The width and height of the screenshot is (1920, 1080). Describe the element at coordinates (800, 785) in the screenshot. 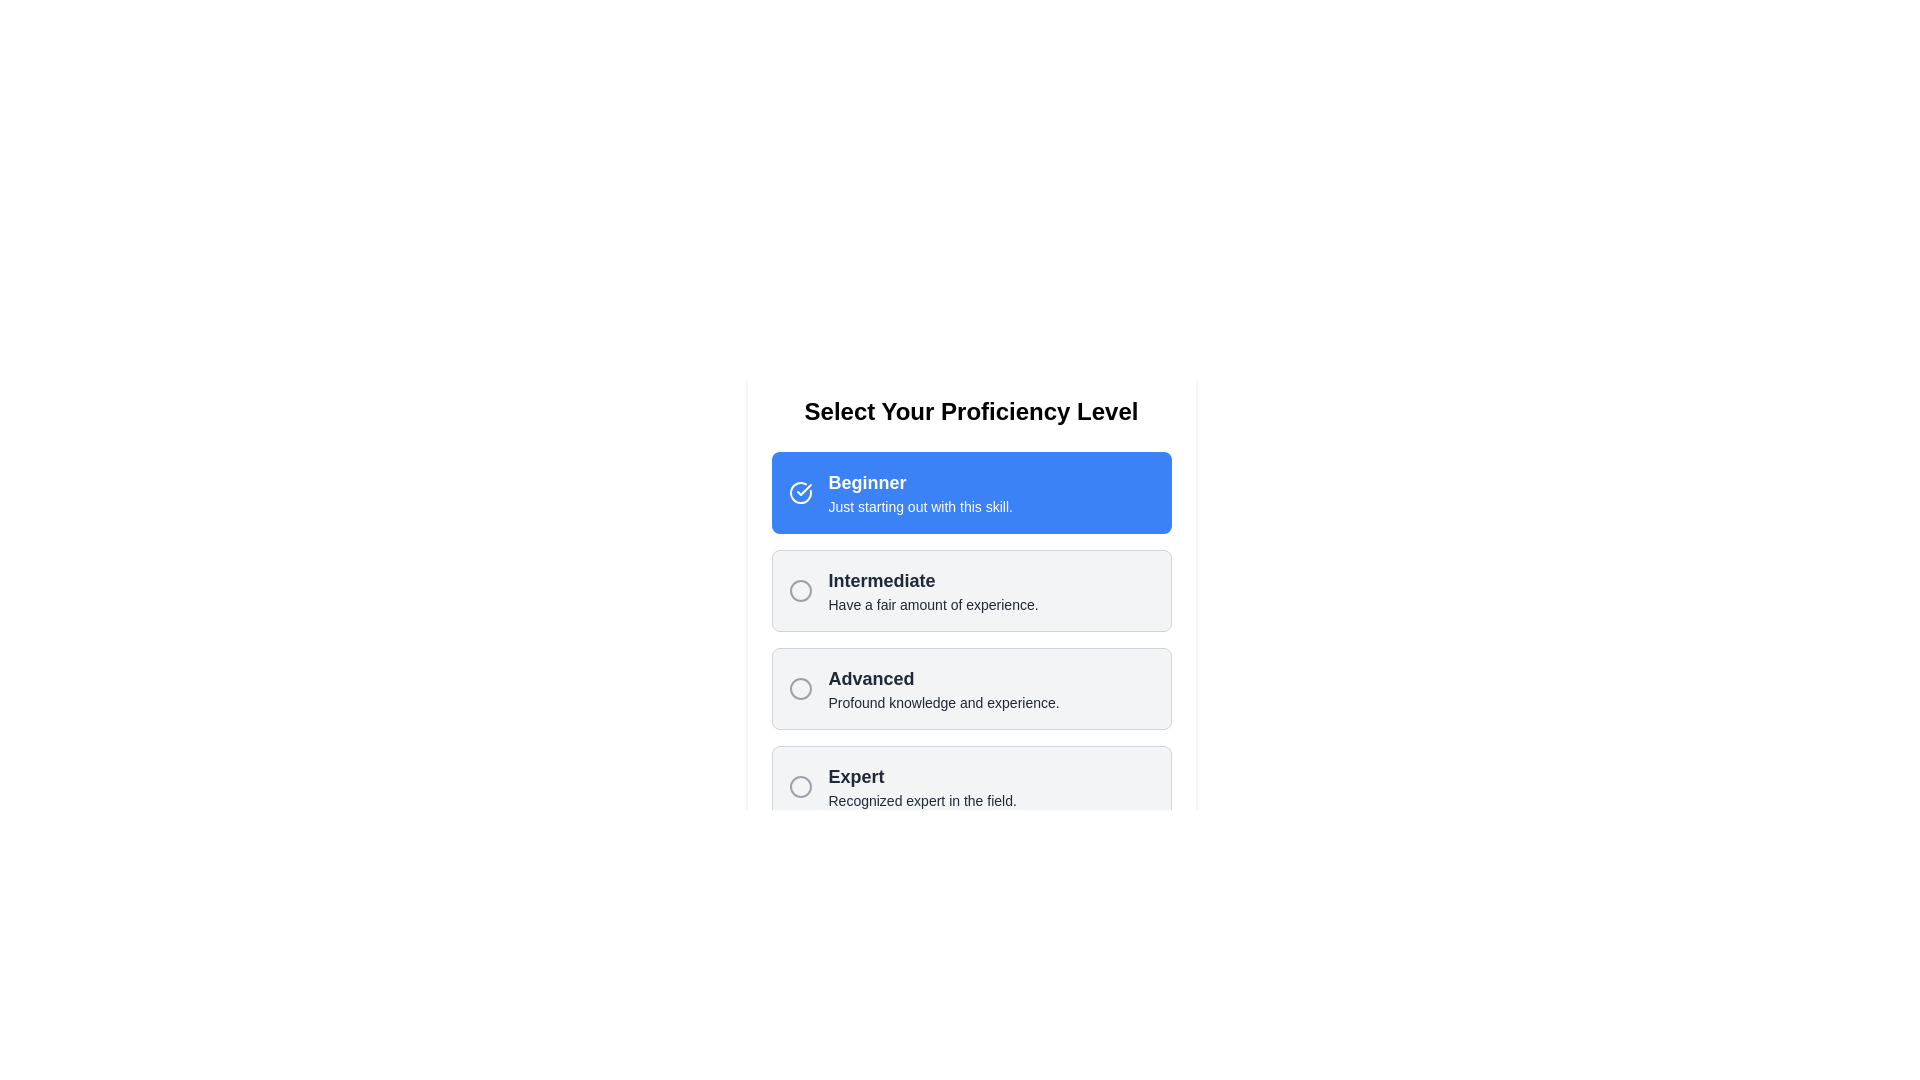

I see `the circular SVG element representing the user's choice in the 'Expert' proficiency level selection interface` at that location.